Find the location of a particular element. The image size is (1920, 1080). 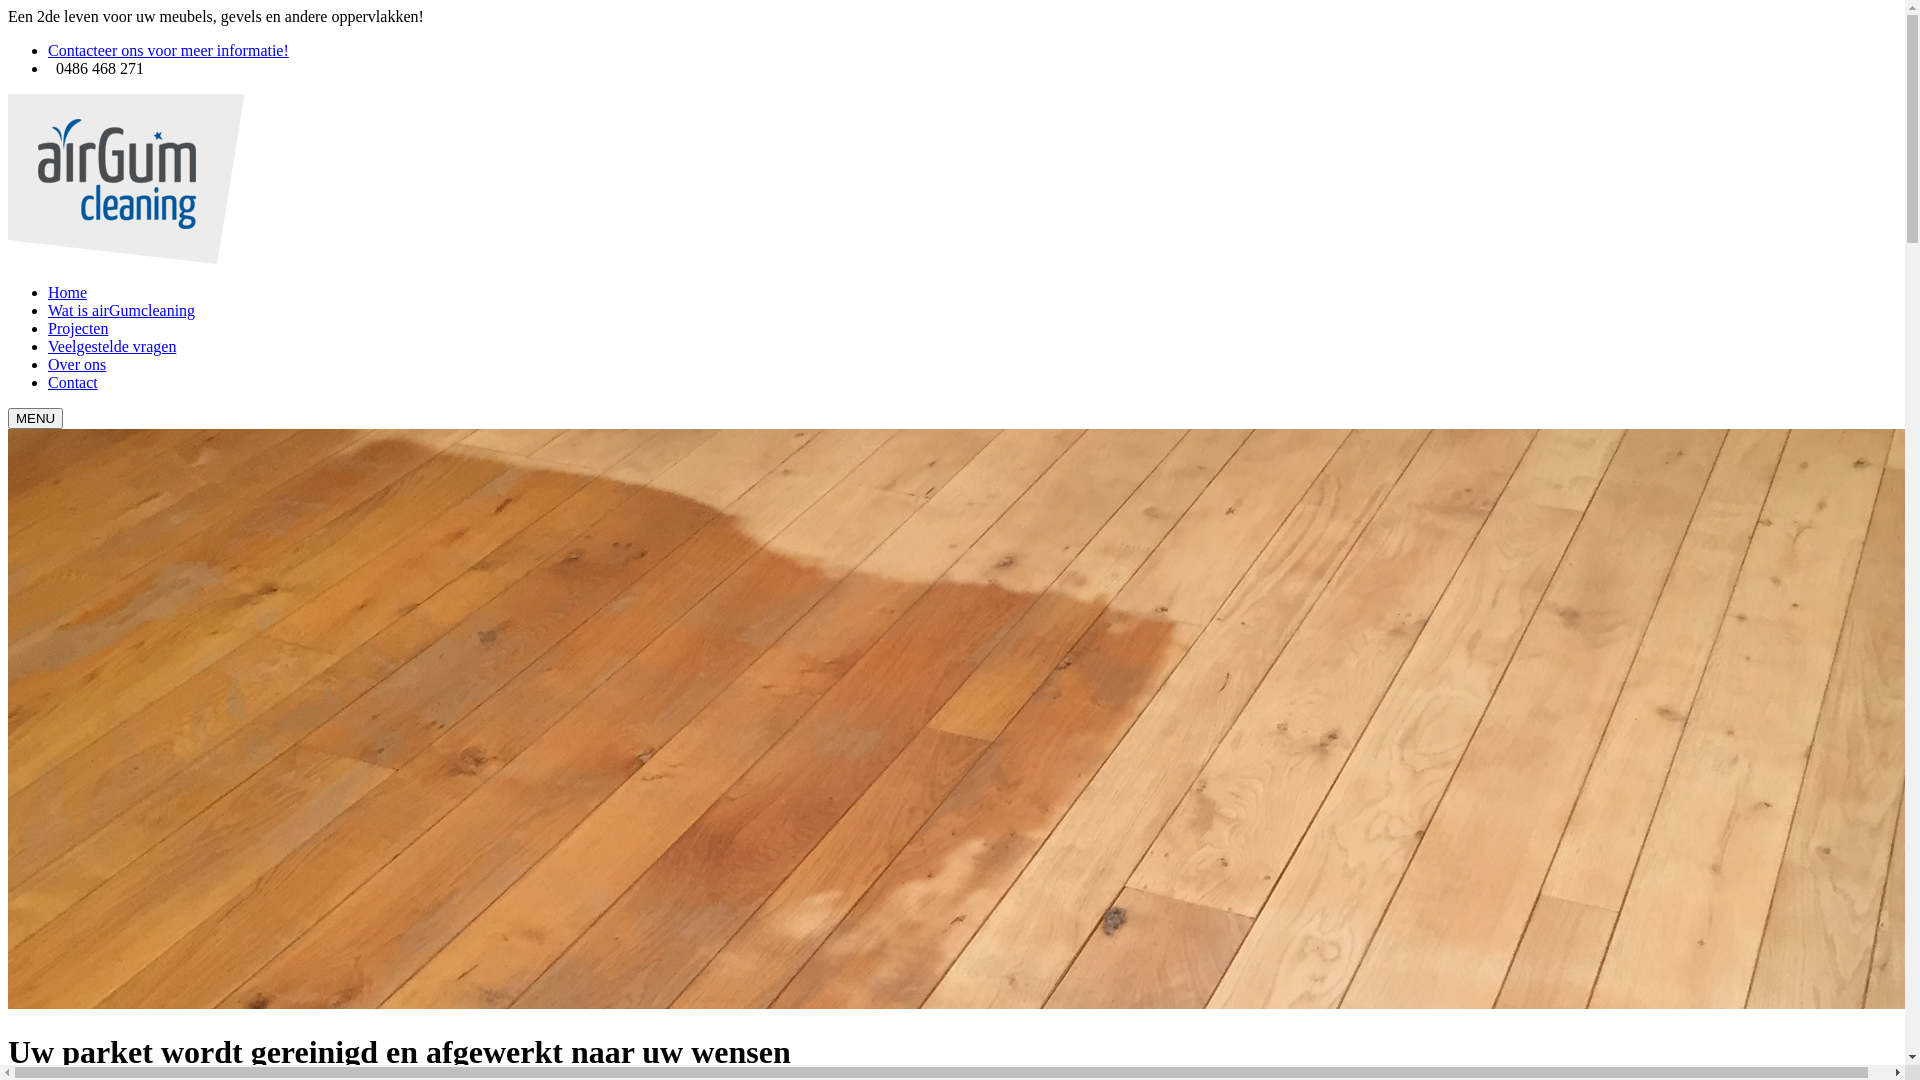

'Contact' is located at coordinates (72, 382).